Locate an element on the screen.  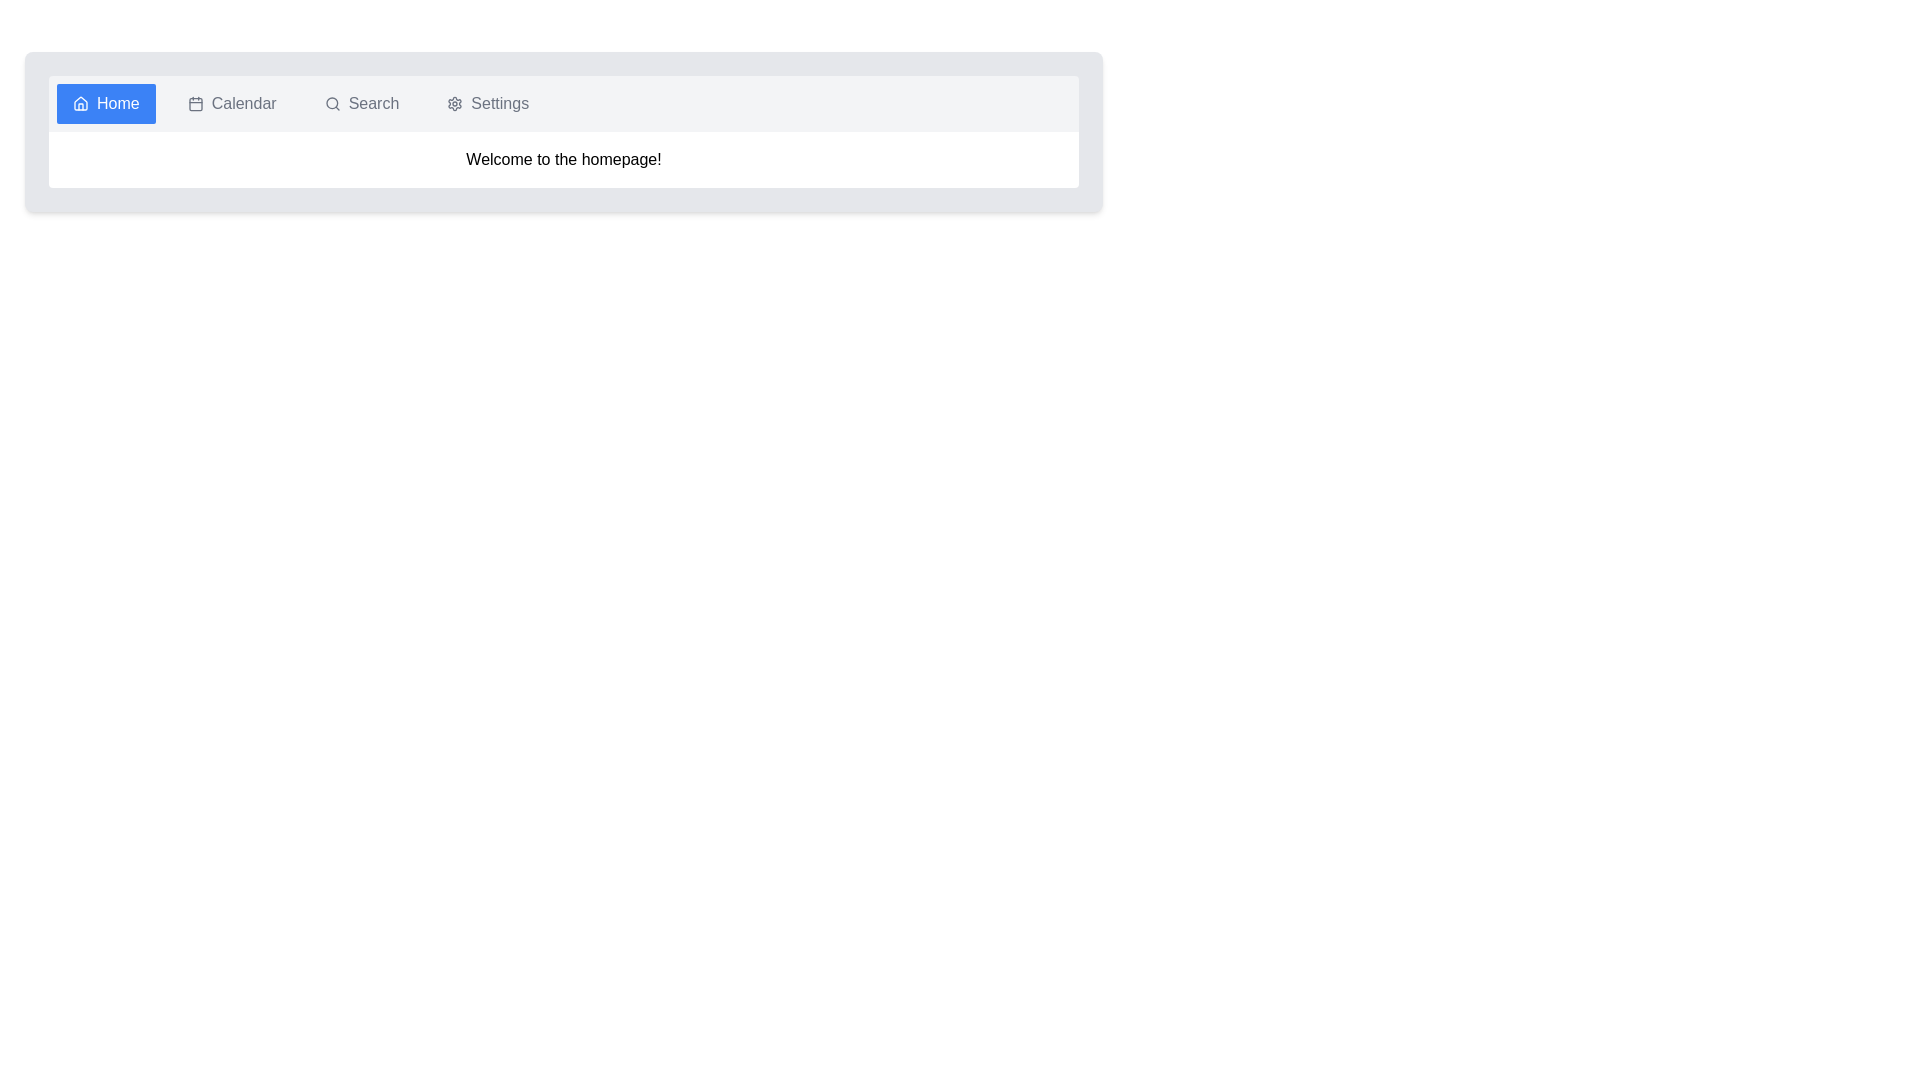
the Home icon, which visually represents the homepage navigation option and is located at the far left of the navigation bar, next to the label 'Home' is located at coordinates (80, 104).